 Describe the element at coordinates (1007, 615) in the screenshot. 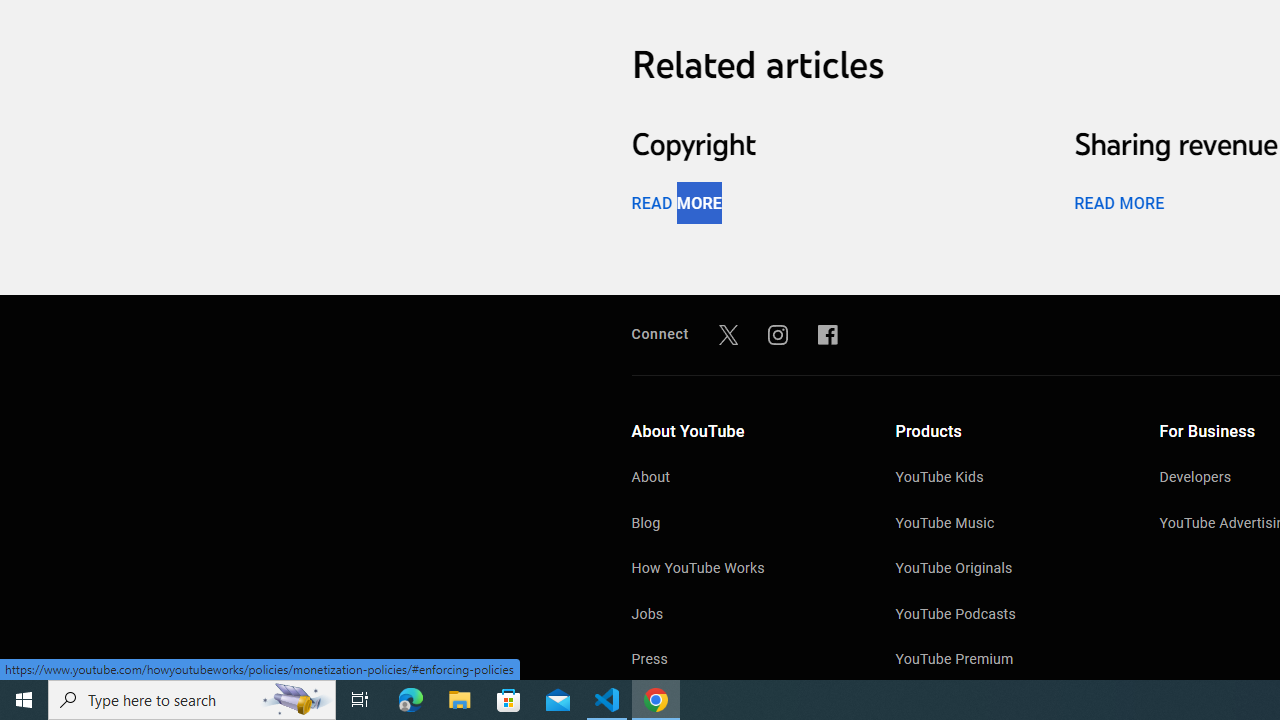

I see `'YouTube Podcasts'` at that location.